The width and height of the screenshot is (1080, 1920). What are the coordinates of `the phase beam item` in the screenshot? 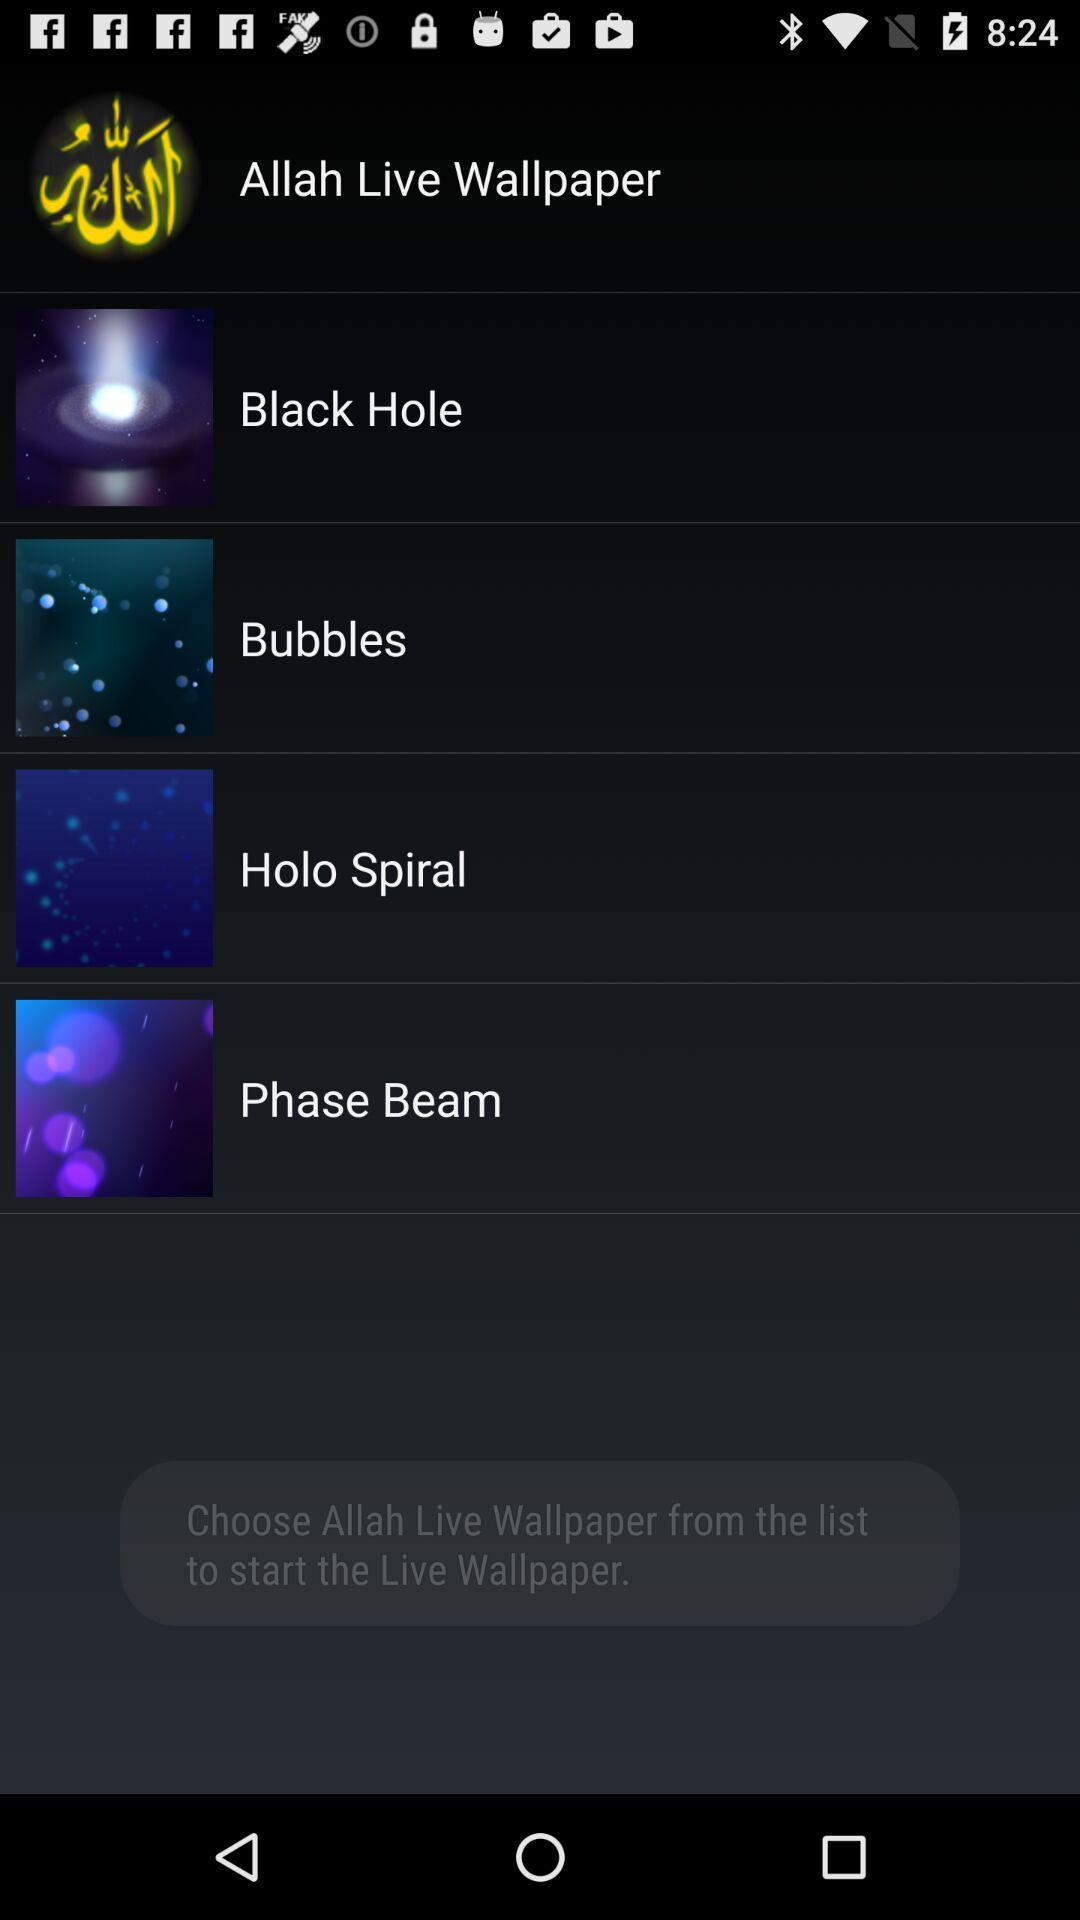 It's located at (370, 1097).